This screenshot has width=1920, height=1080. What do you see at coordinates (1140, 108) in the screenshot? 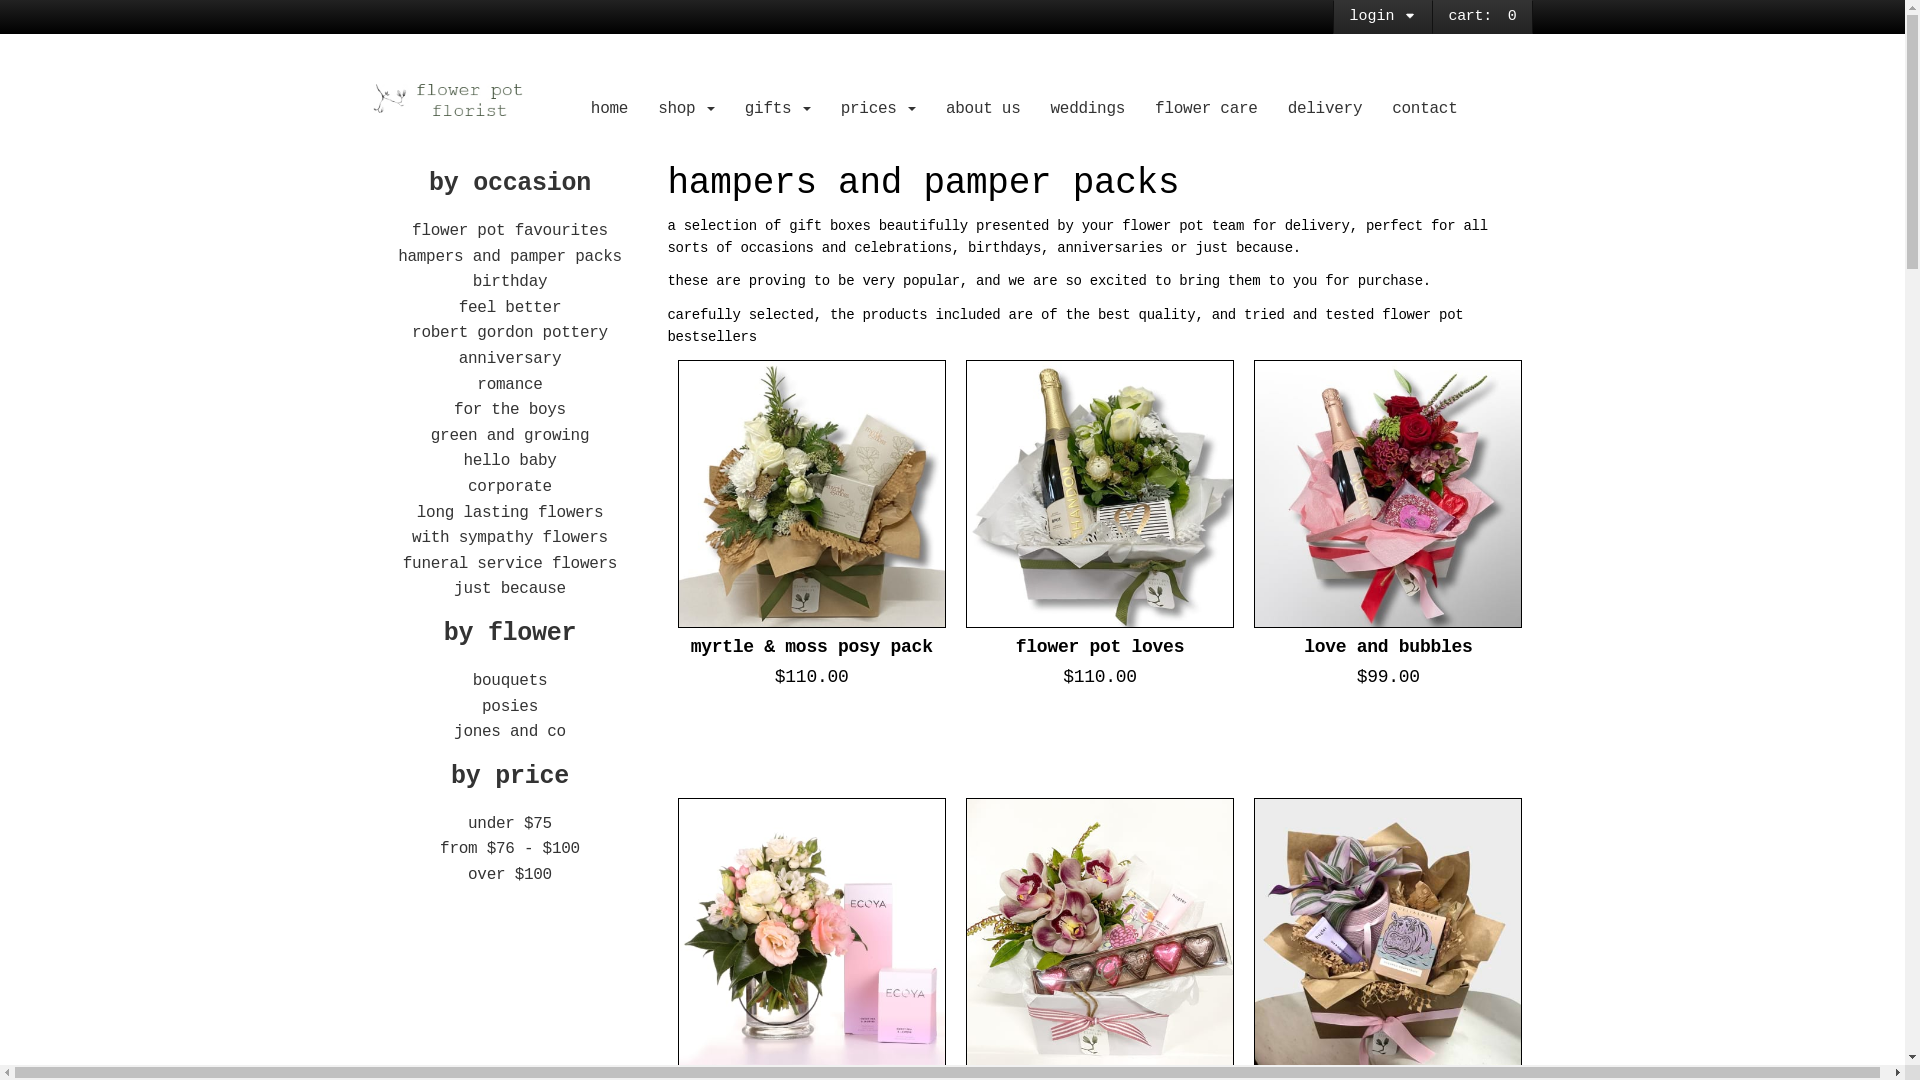
I see `'flower care'` at bounding box center [1140, 108].